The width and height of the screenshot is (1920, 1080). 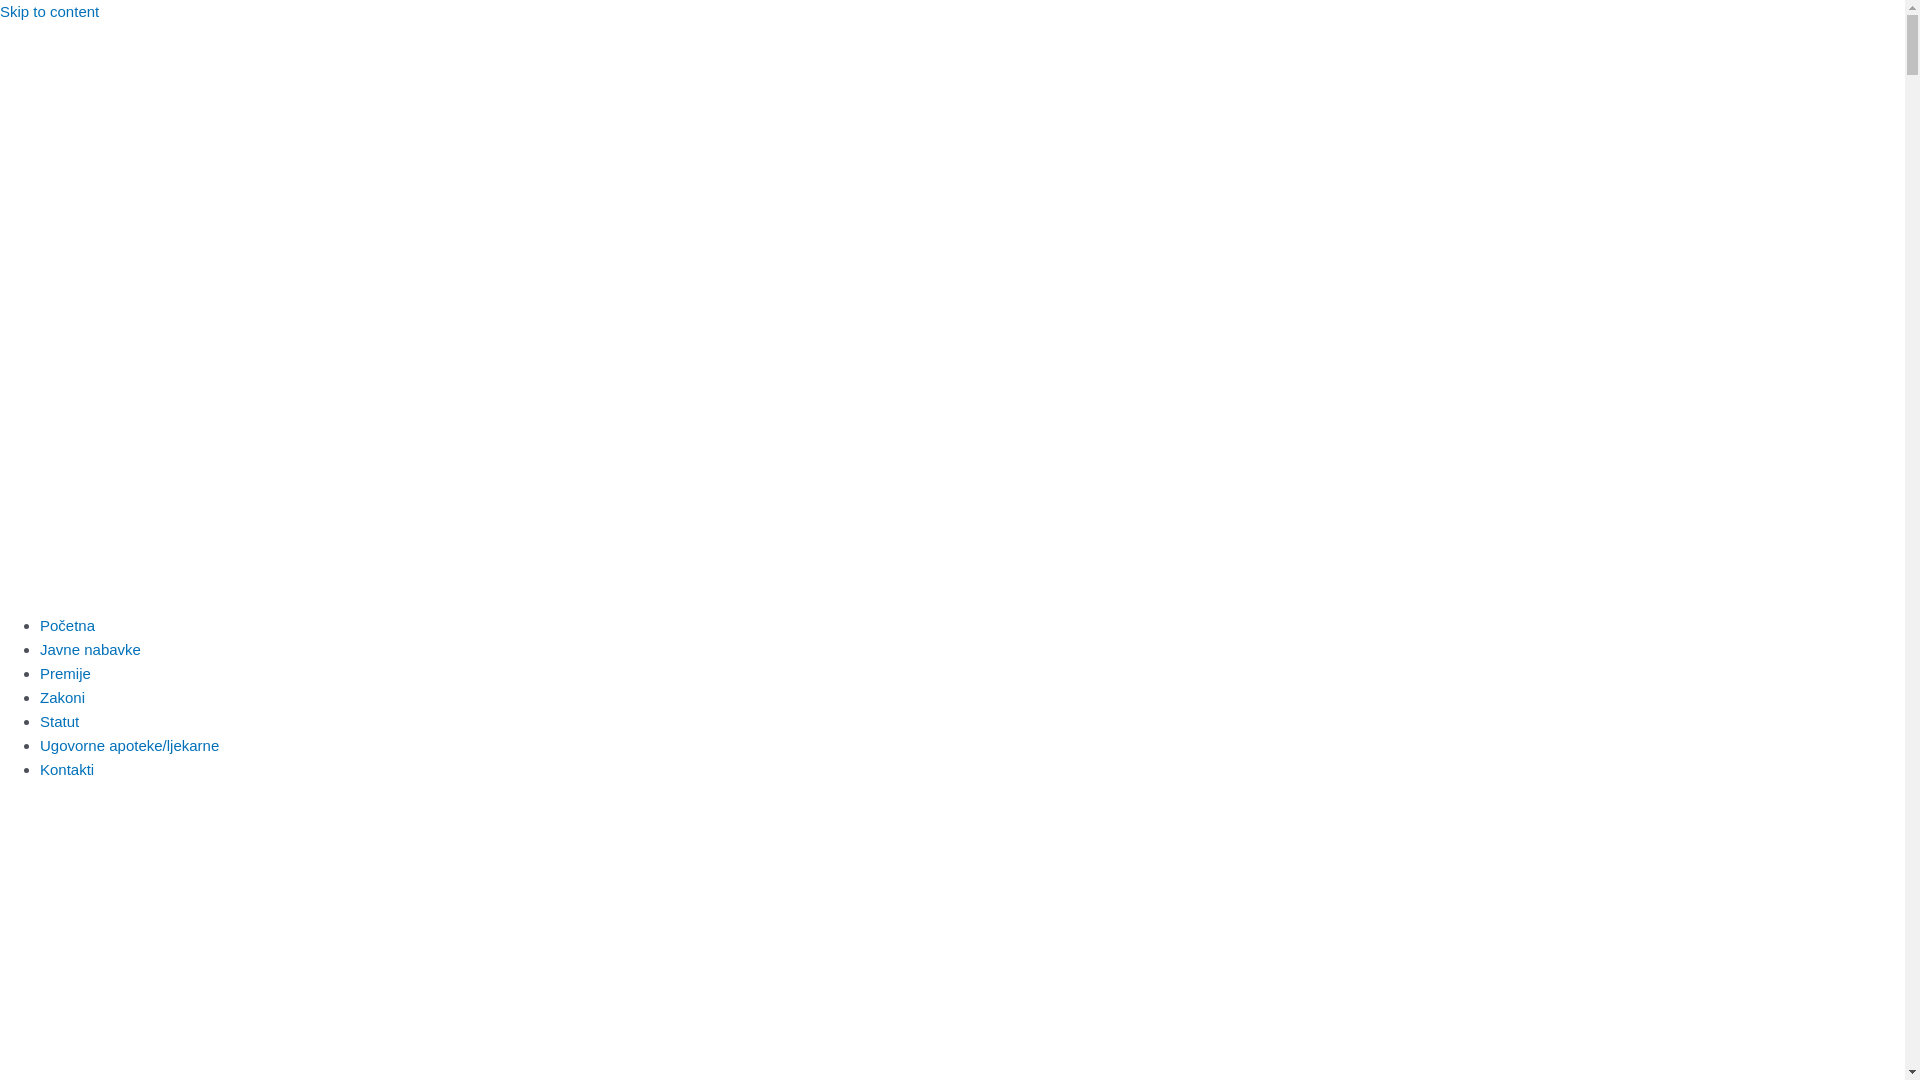 I want to click on 'Skip to content', so click(x=49, y=11).